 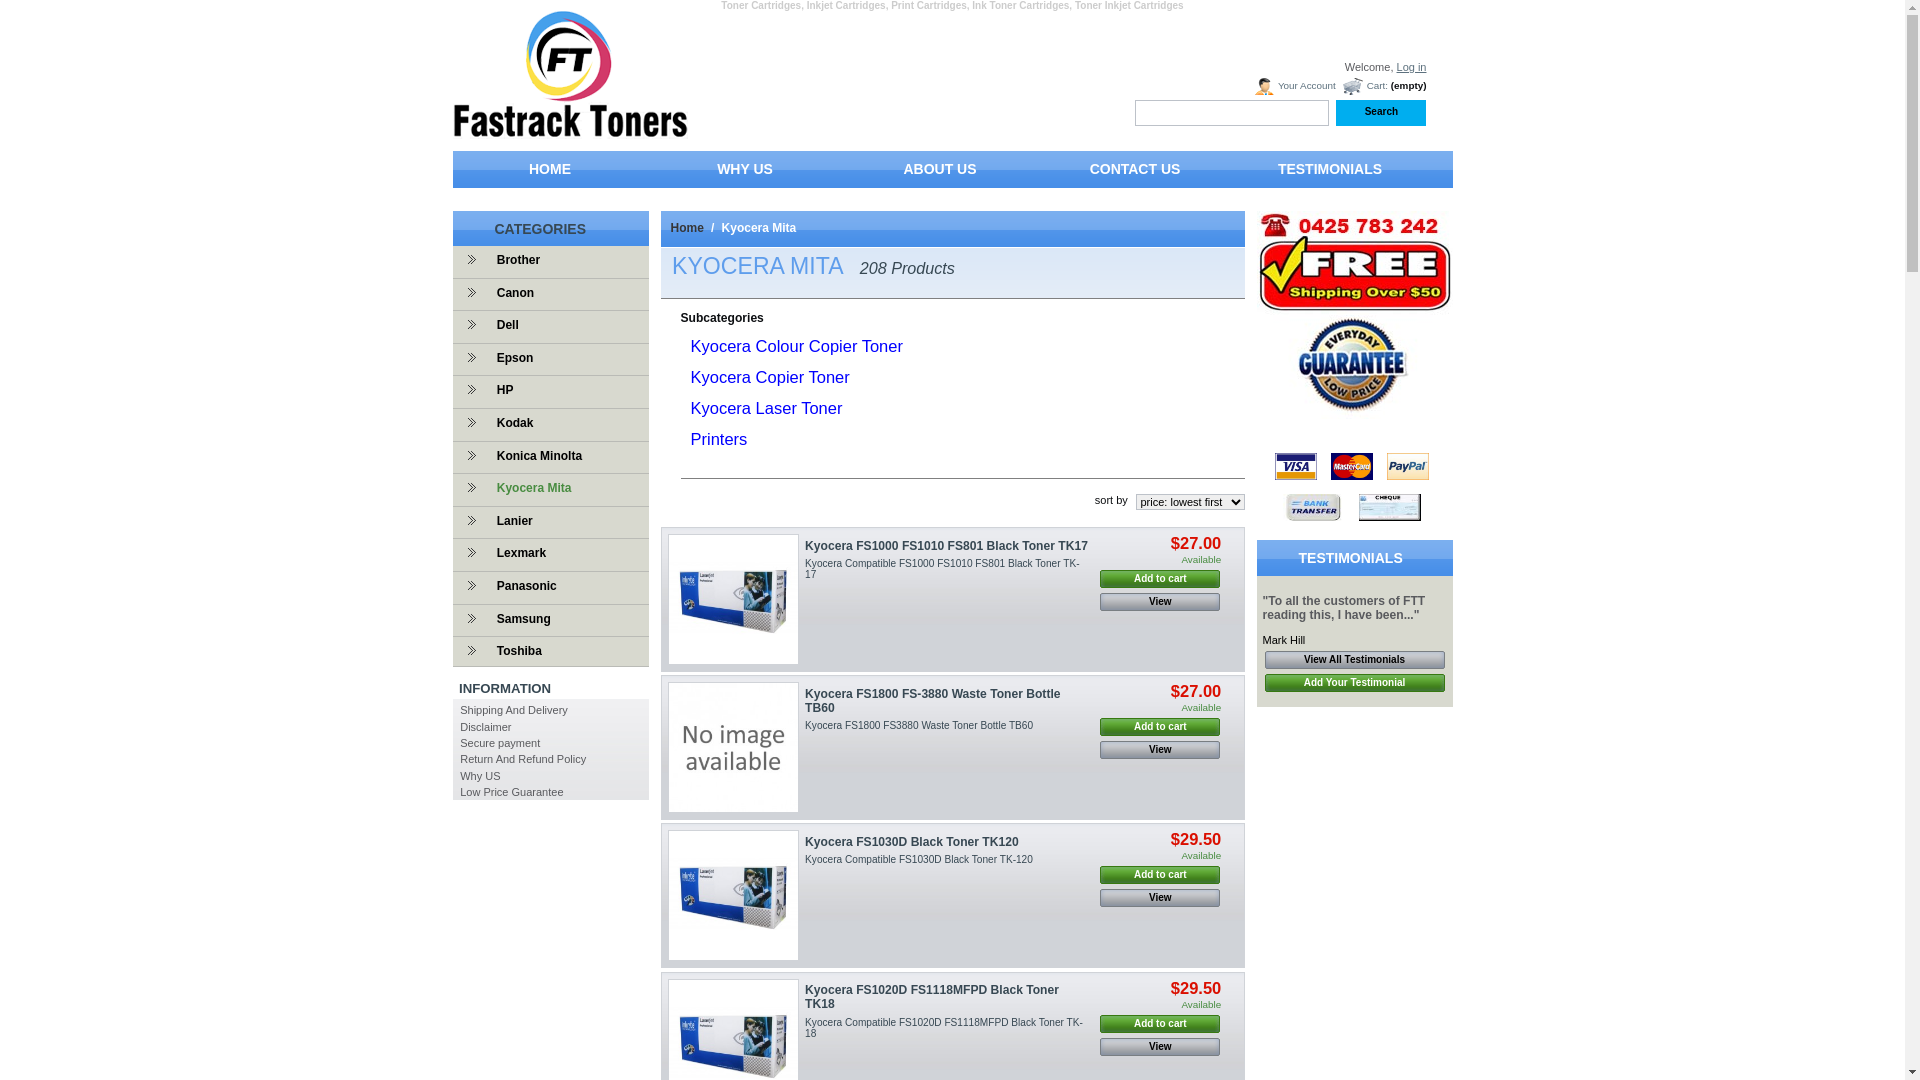 I want to click on 'Cart:', so click(x=1363, y=85).